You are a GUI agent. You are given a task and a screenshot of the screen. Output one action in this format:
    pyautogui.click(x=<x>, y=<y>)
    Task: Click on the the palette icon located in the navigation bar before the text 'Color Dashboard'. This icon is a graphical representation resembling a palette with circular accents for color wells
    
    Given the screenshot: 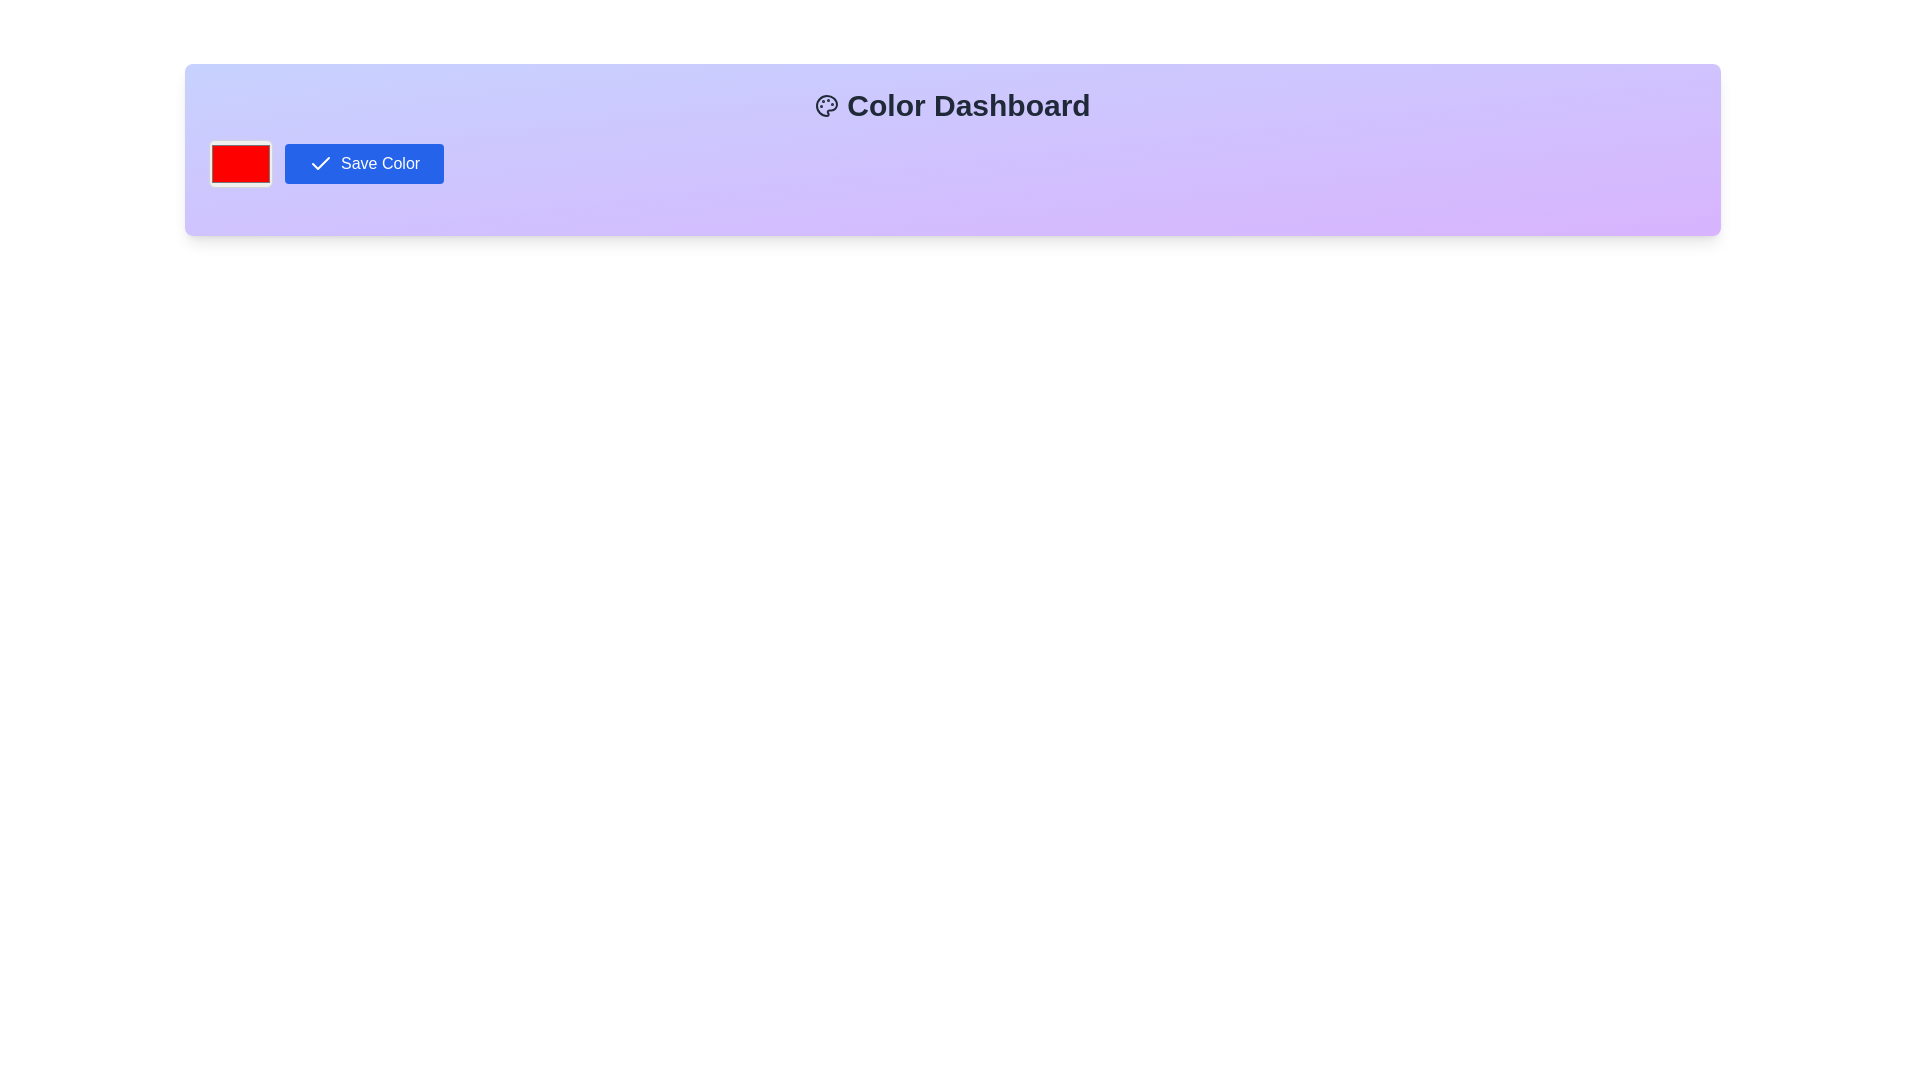 What is the action you would take?
    pyautogui.click(x=827, y=105)
    